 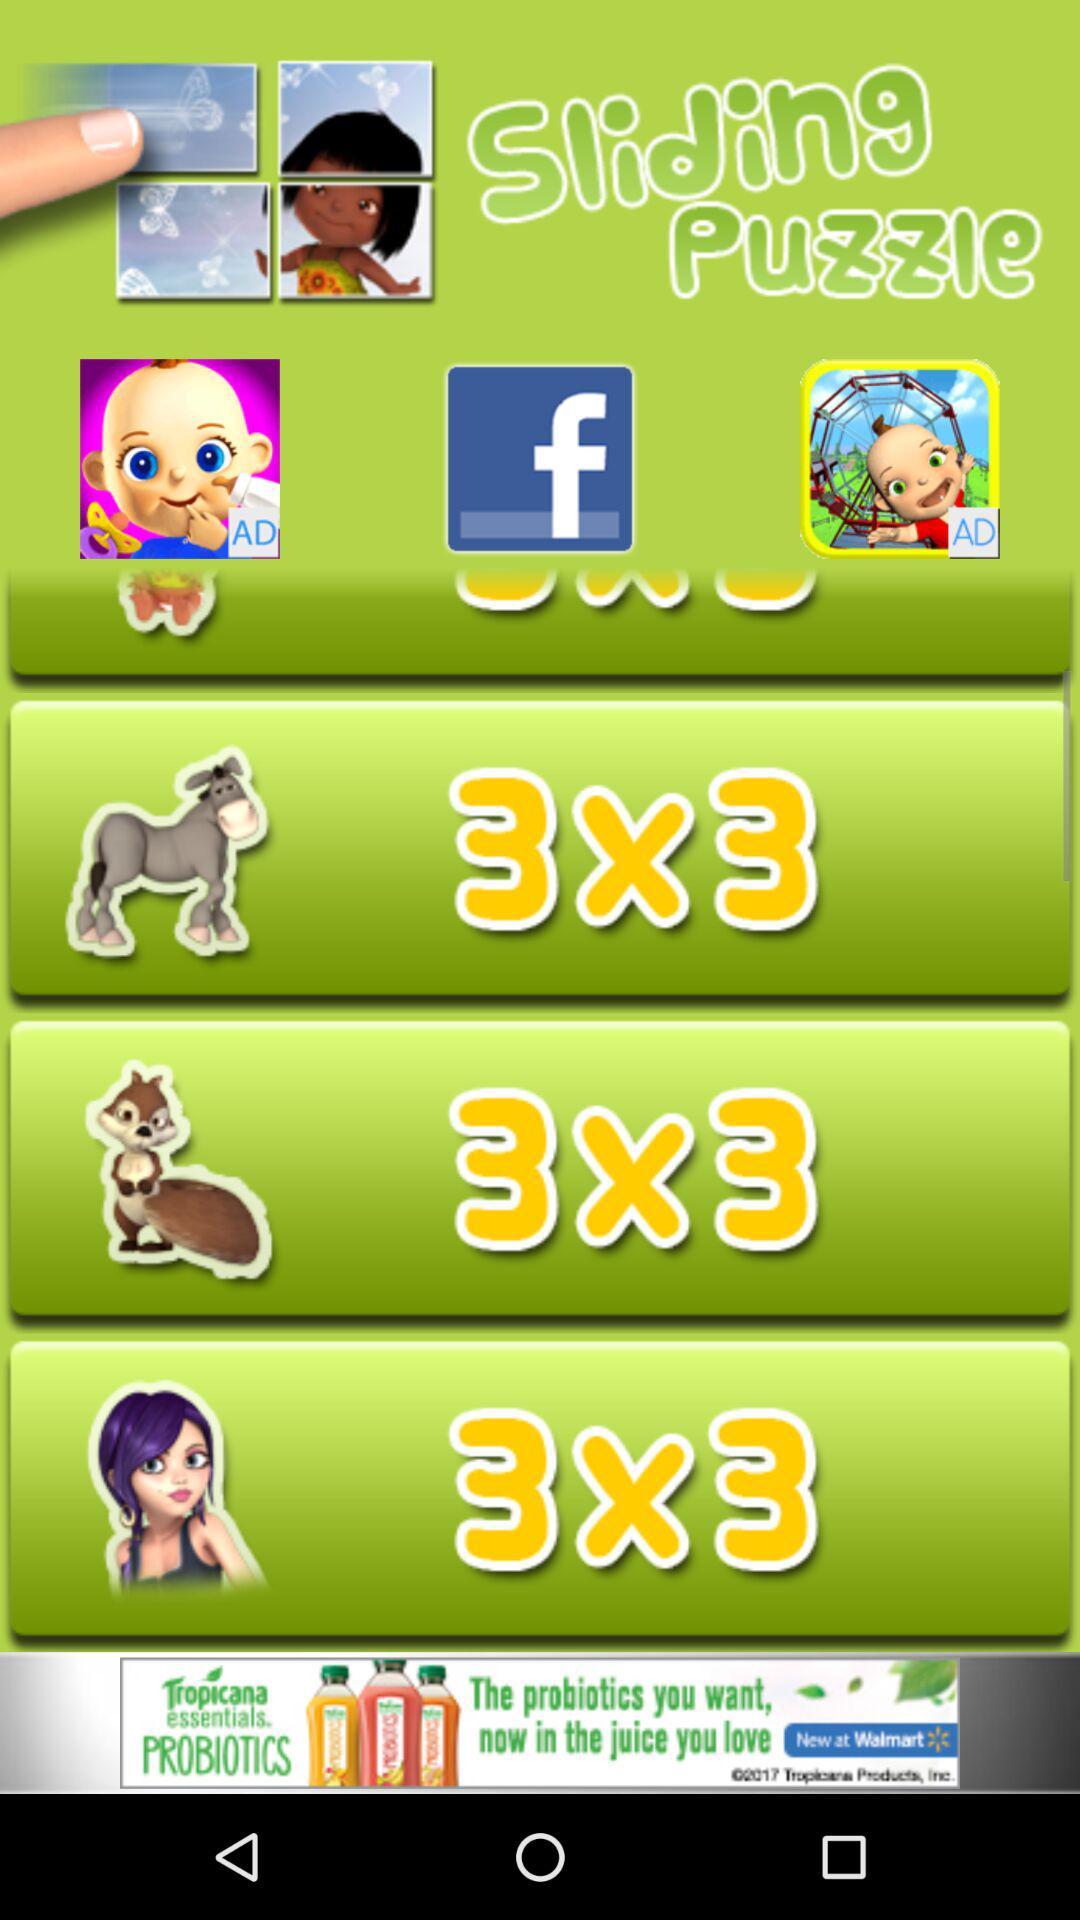 What do you see at coordinates (540, 628) in the screenshot?
I see `three times three` at bounding box center [540, 628].